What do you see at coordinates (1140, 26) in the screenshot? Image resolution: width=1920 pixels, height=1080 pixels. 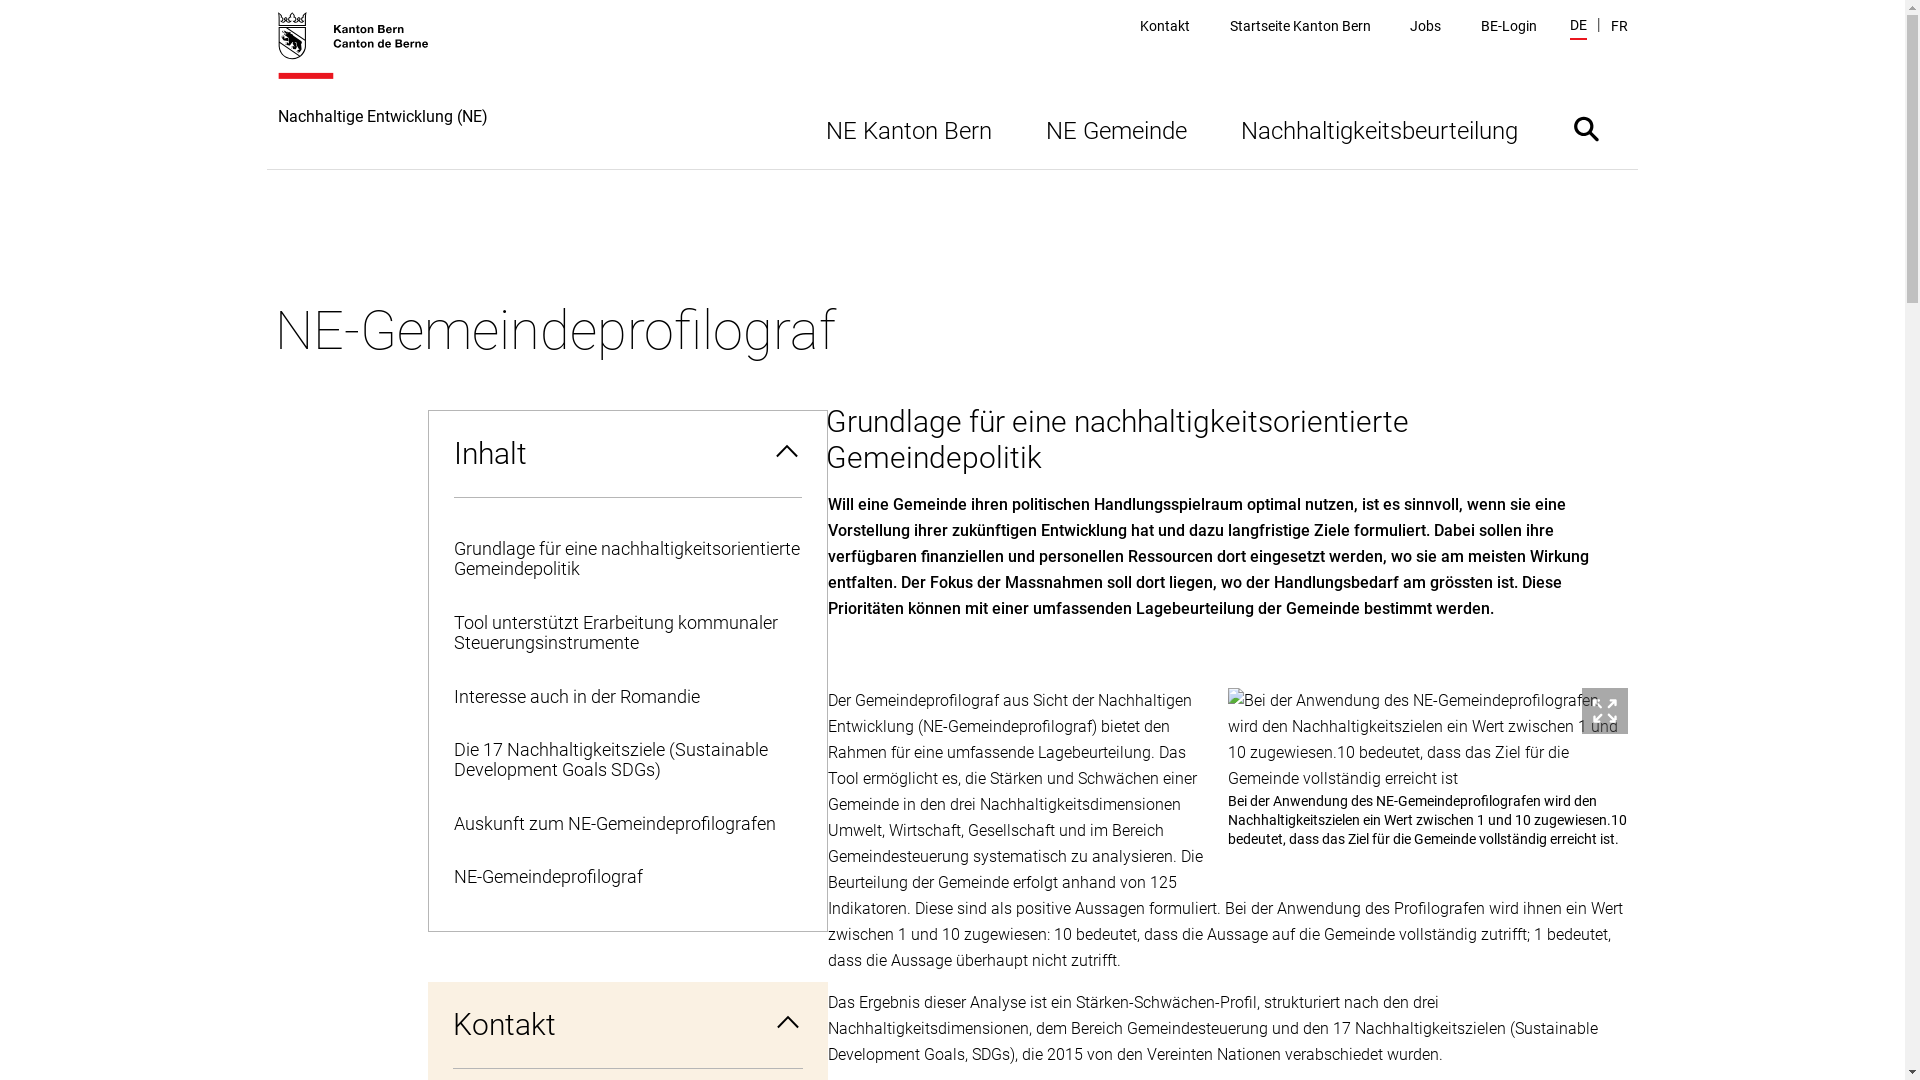 I see `'Kontakt'` at bounding box center [1140, 26].